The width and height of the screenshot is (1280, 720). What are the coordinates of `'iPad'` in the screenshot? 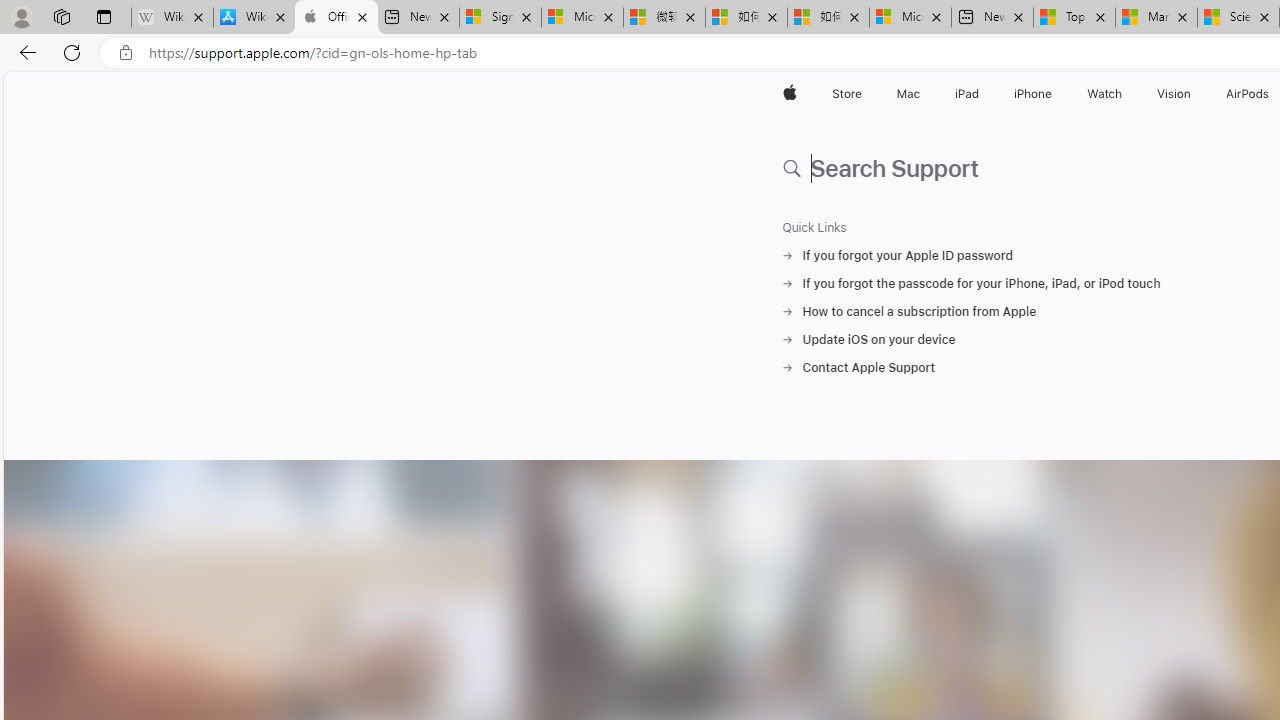 It's located at (966, 93).